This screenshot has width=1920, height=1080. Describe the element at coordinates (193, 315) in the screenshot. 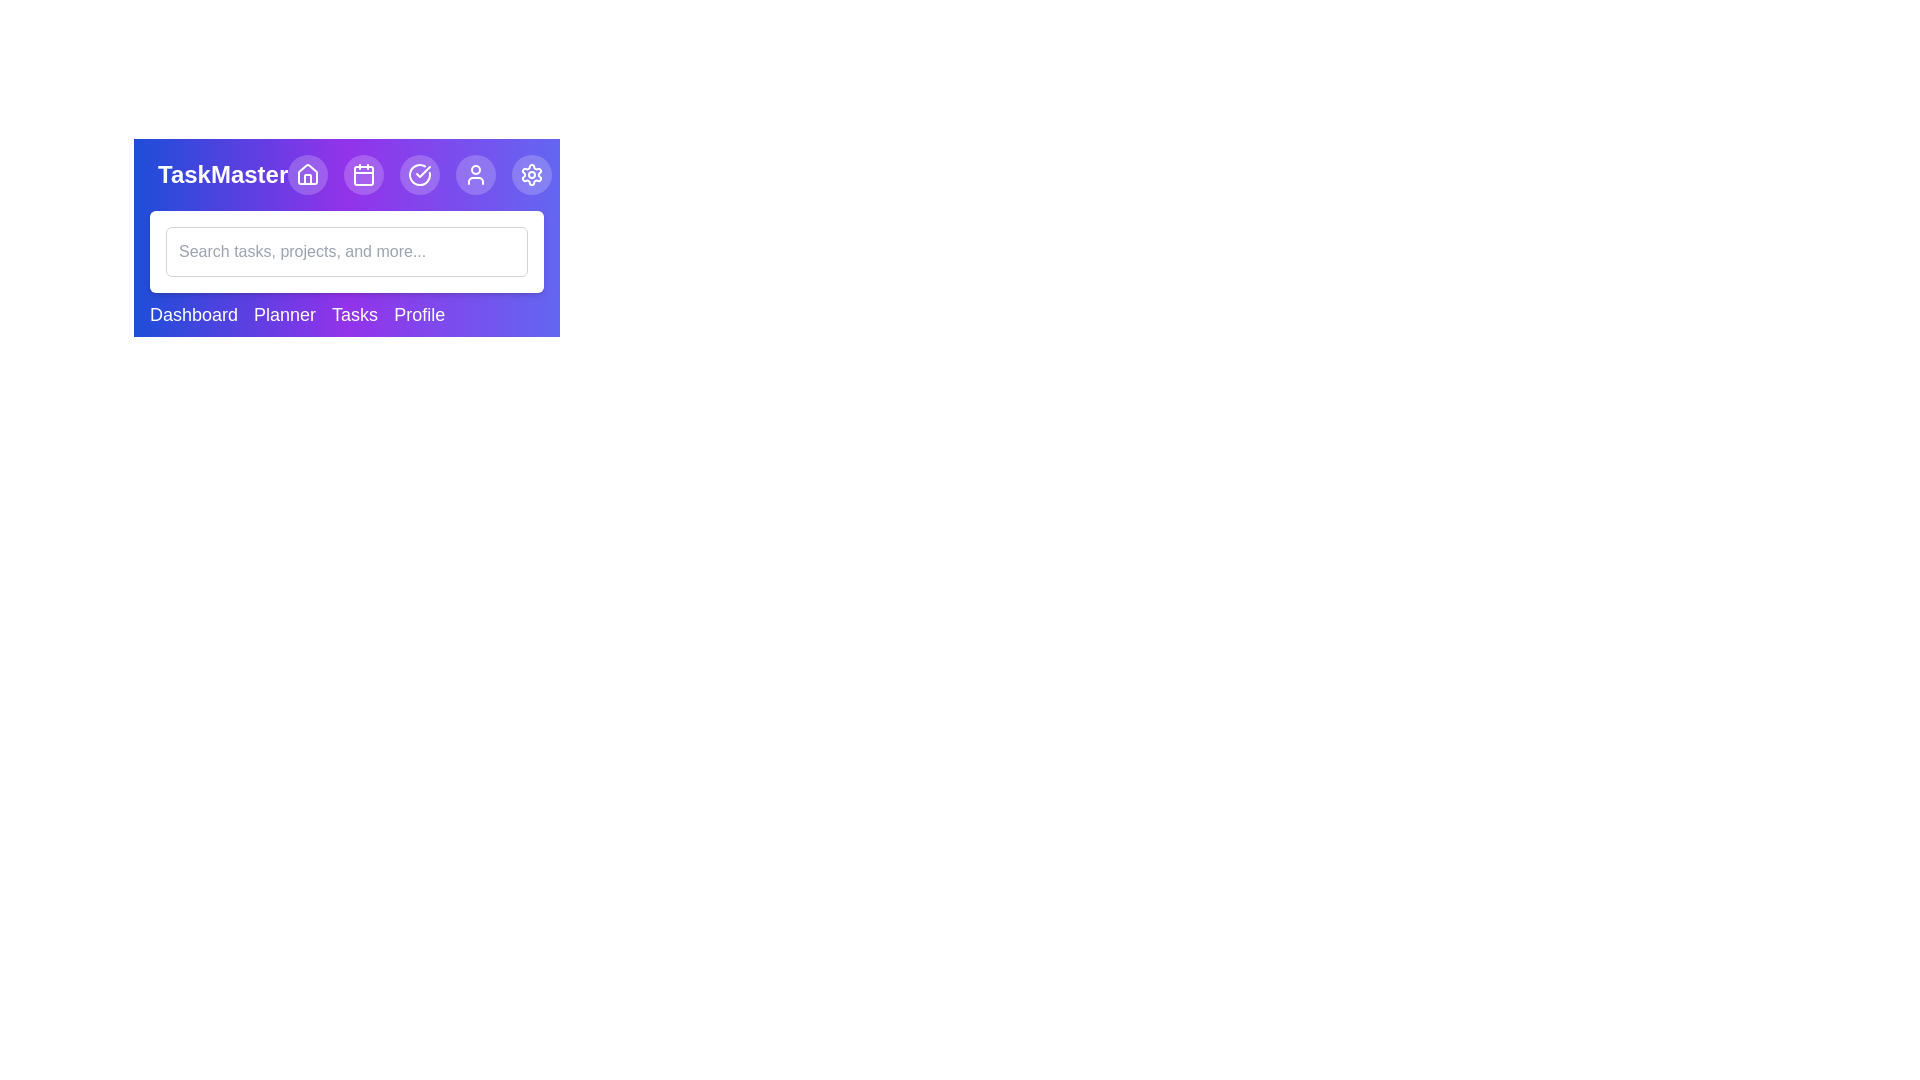

I see `the menu item Dashboard` at that location.